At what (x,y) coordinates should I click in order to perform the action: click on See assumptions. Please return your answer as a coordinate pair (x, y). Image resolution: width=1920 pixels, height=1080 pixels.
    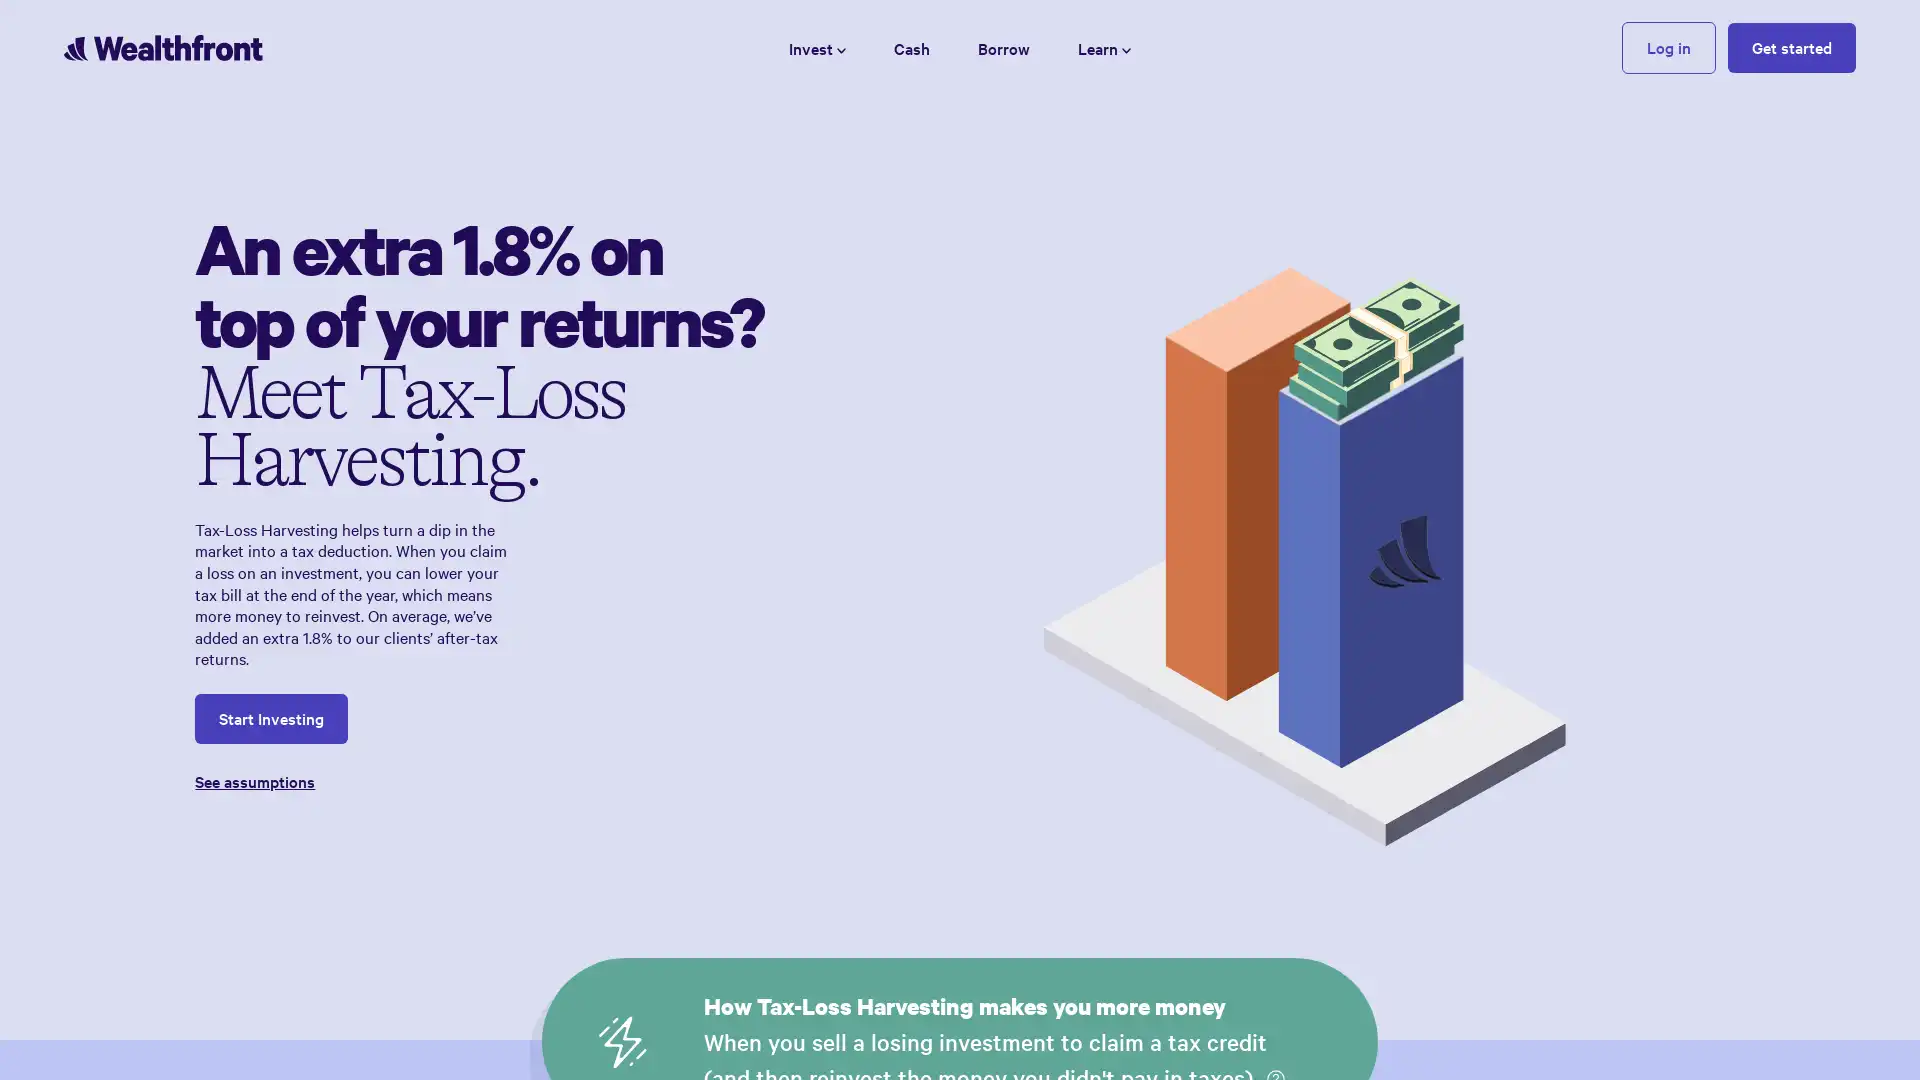
    Looking at the image, I should click on (480, 779).